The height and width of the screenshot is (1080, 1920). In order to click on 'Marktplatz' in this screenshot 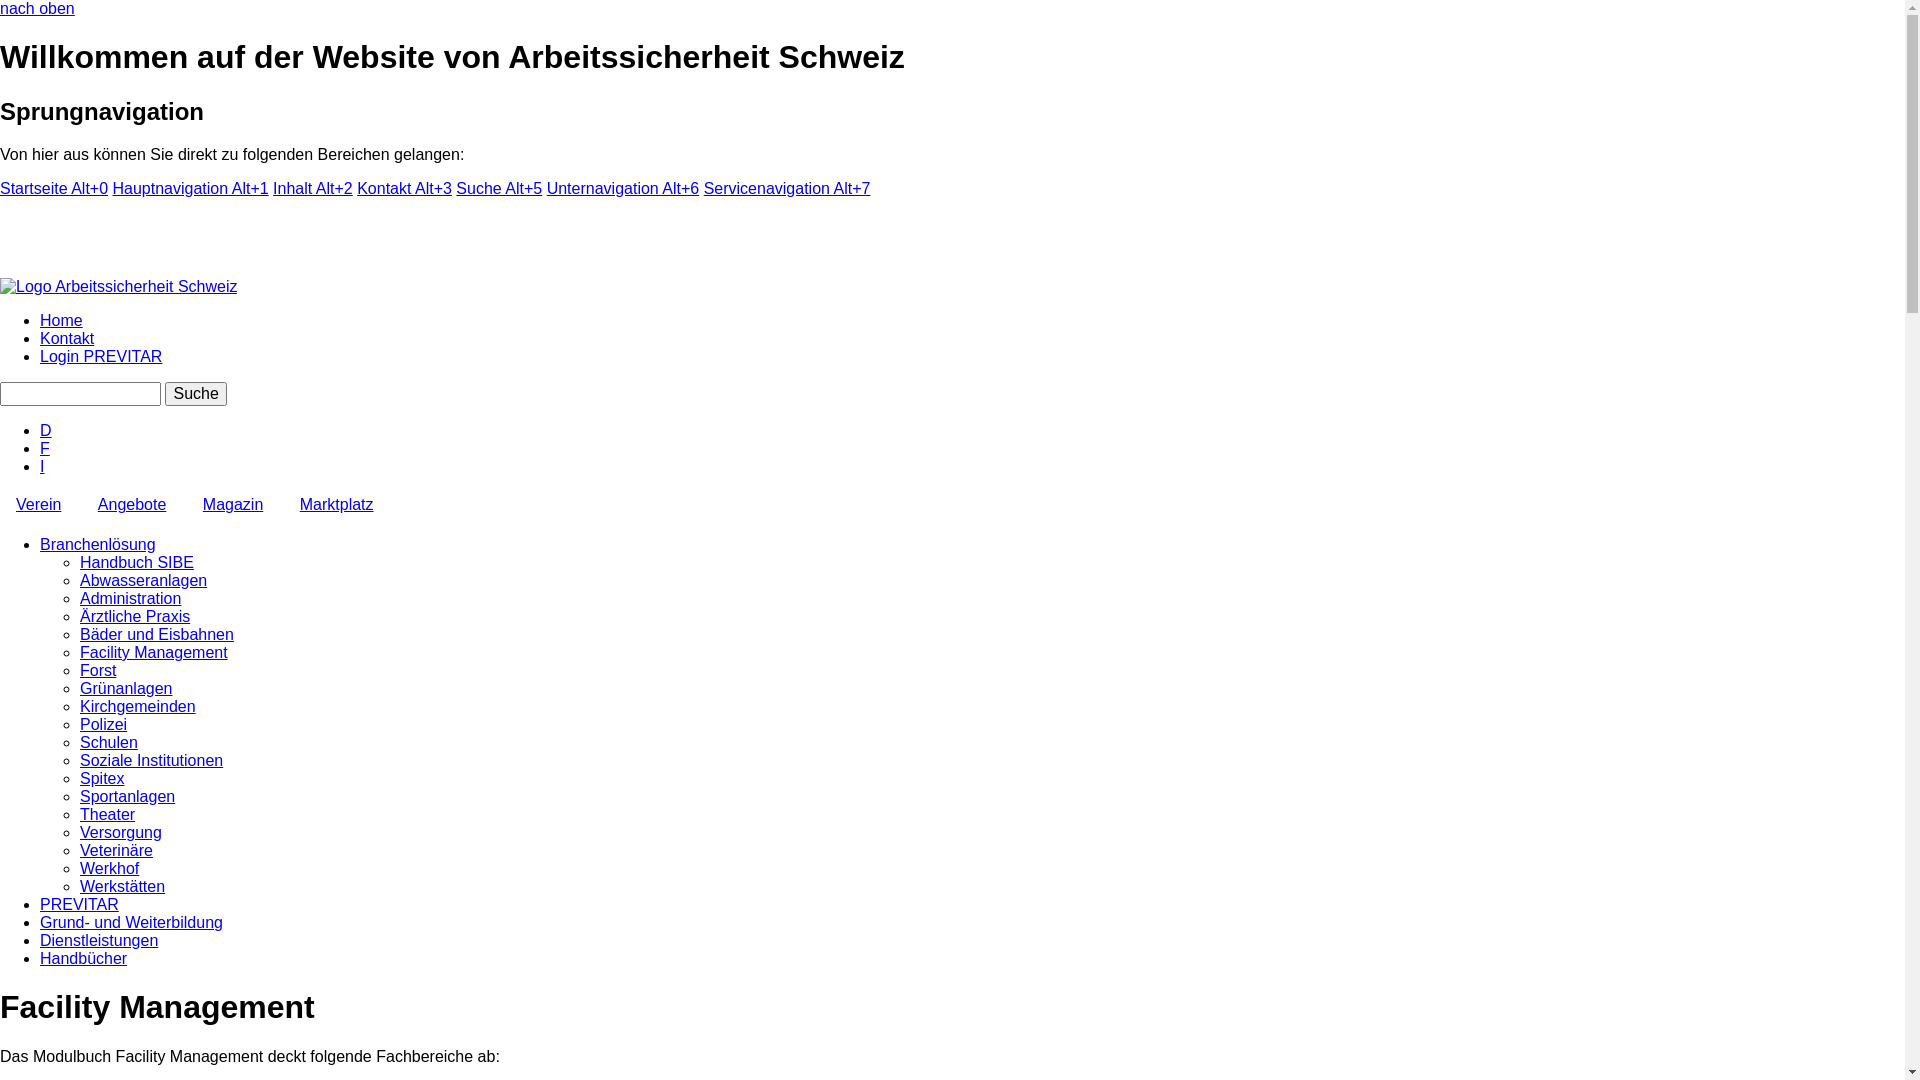, I will do `click(336, 504)`.